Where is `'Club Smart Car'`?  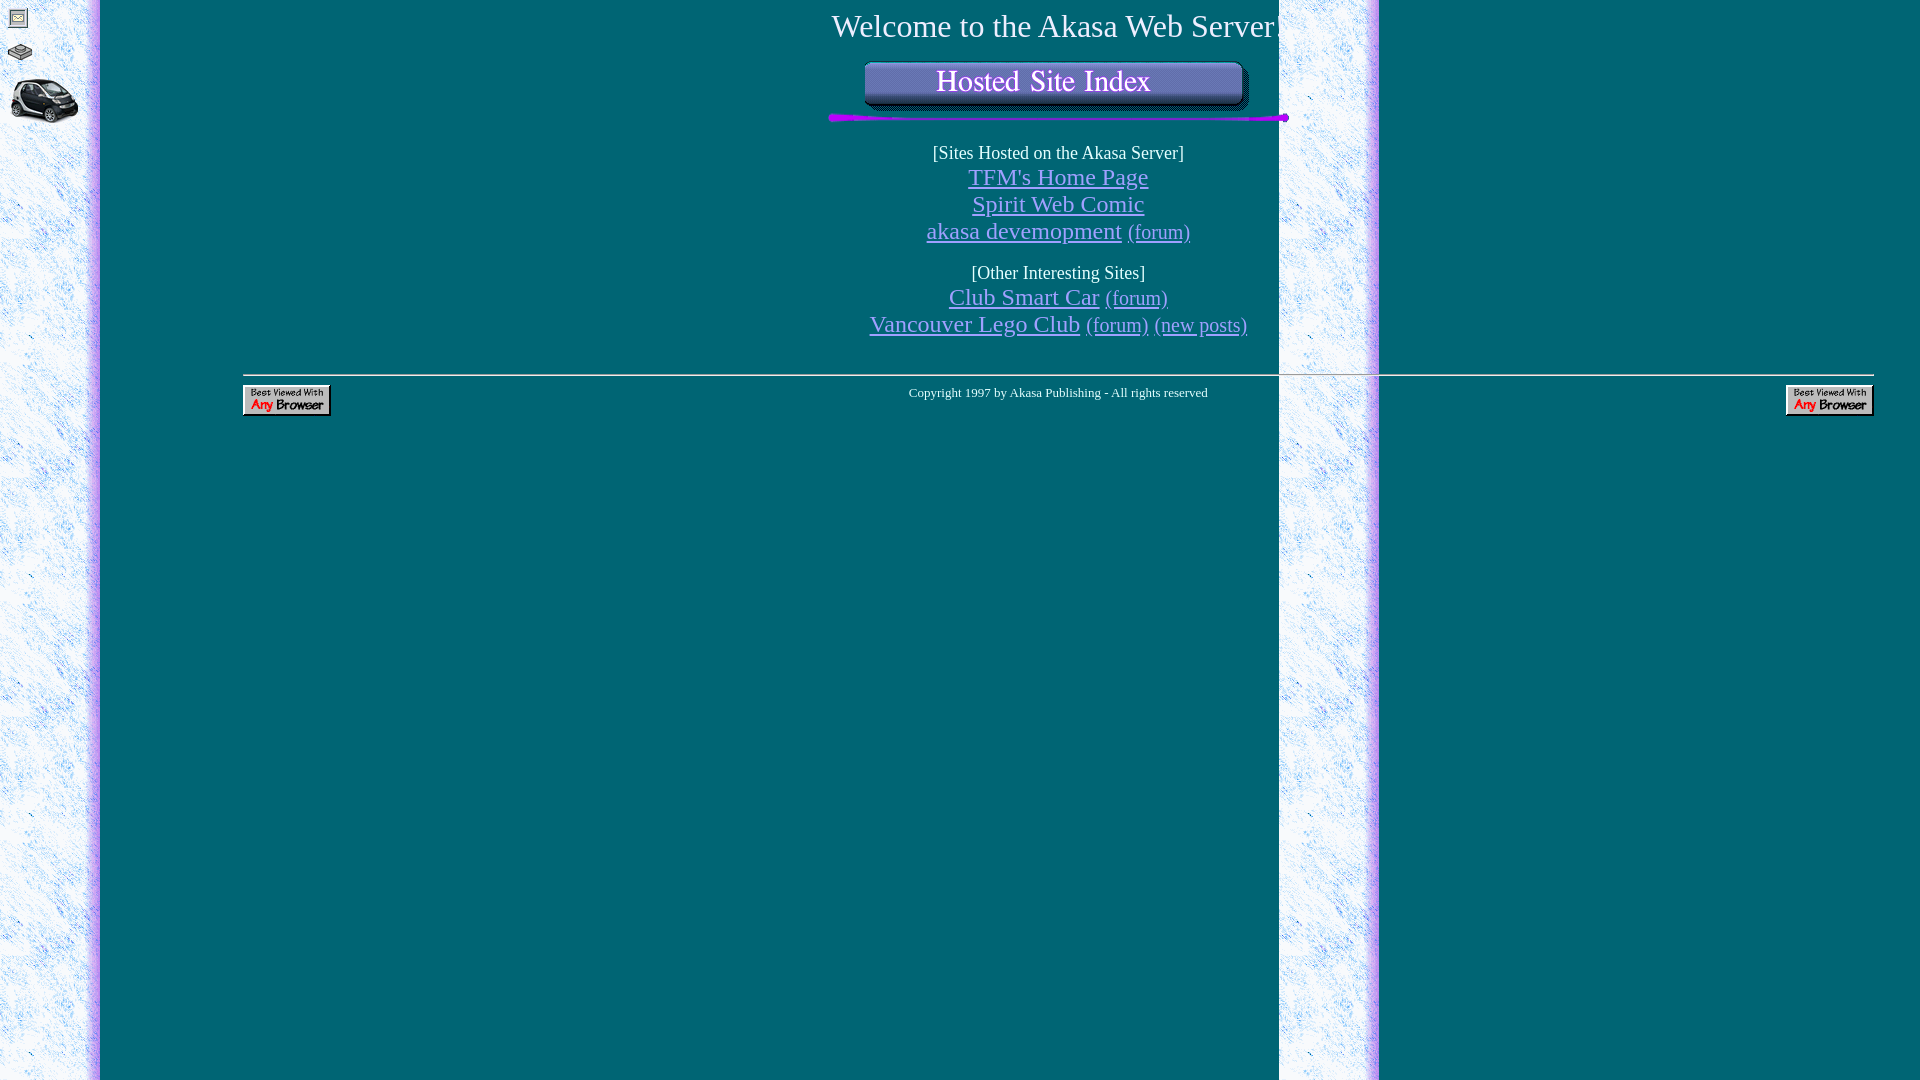
'Club Smart Car' is located at coordinates (948, 297).